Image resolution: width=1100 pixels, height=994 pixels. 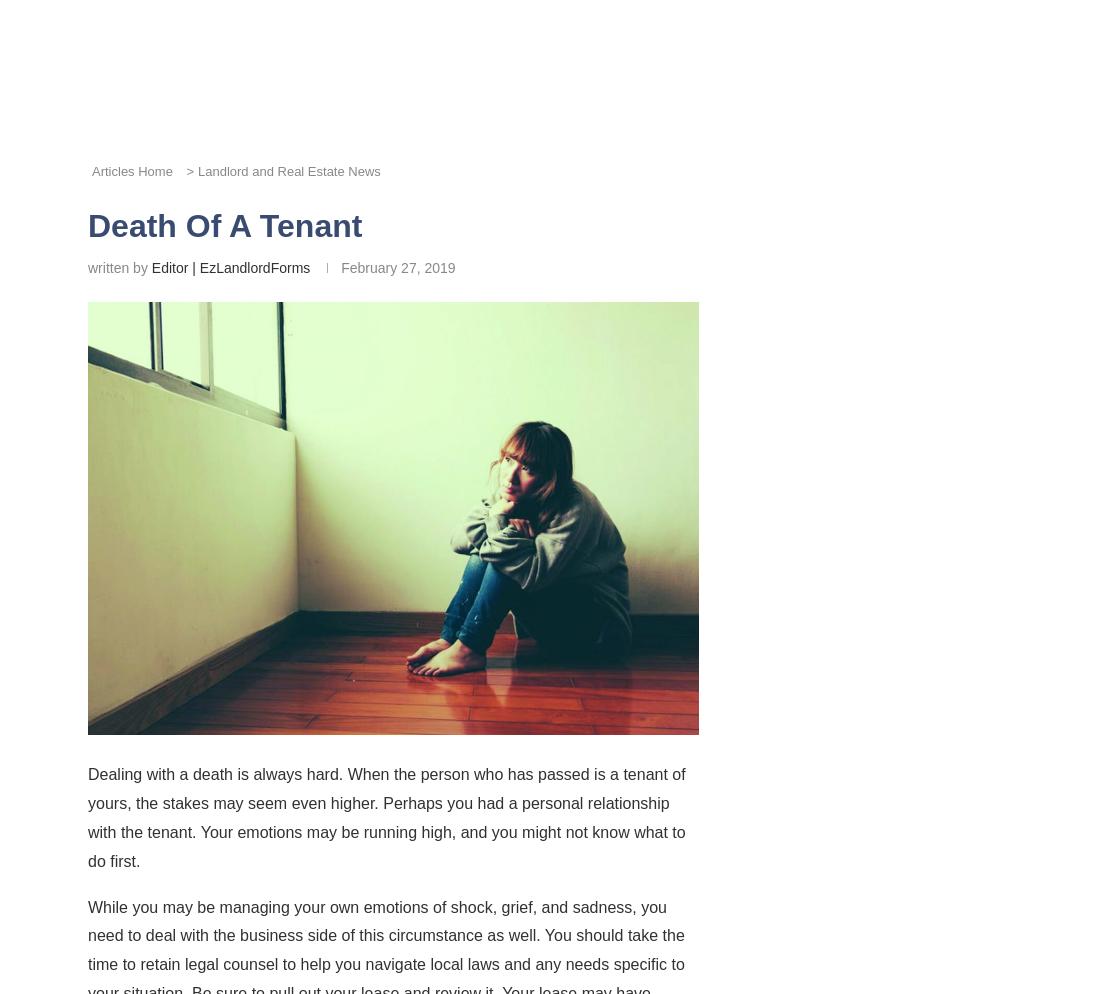 What do you see at coordinates (502, 579) in the screenshot?
I see `'Pinterest'` at bounding box center [502, 579].